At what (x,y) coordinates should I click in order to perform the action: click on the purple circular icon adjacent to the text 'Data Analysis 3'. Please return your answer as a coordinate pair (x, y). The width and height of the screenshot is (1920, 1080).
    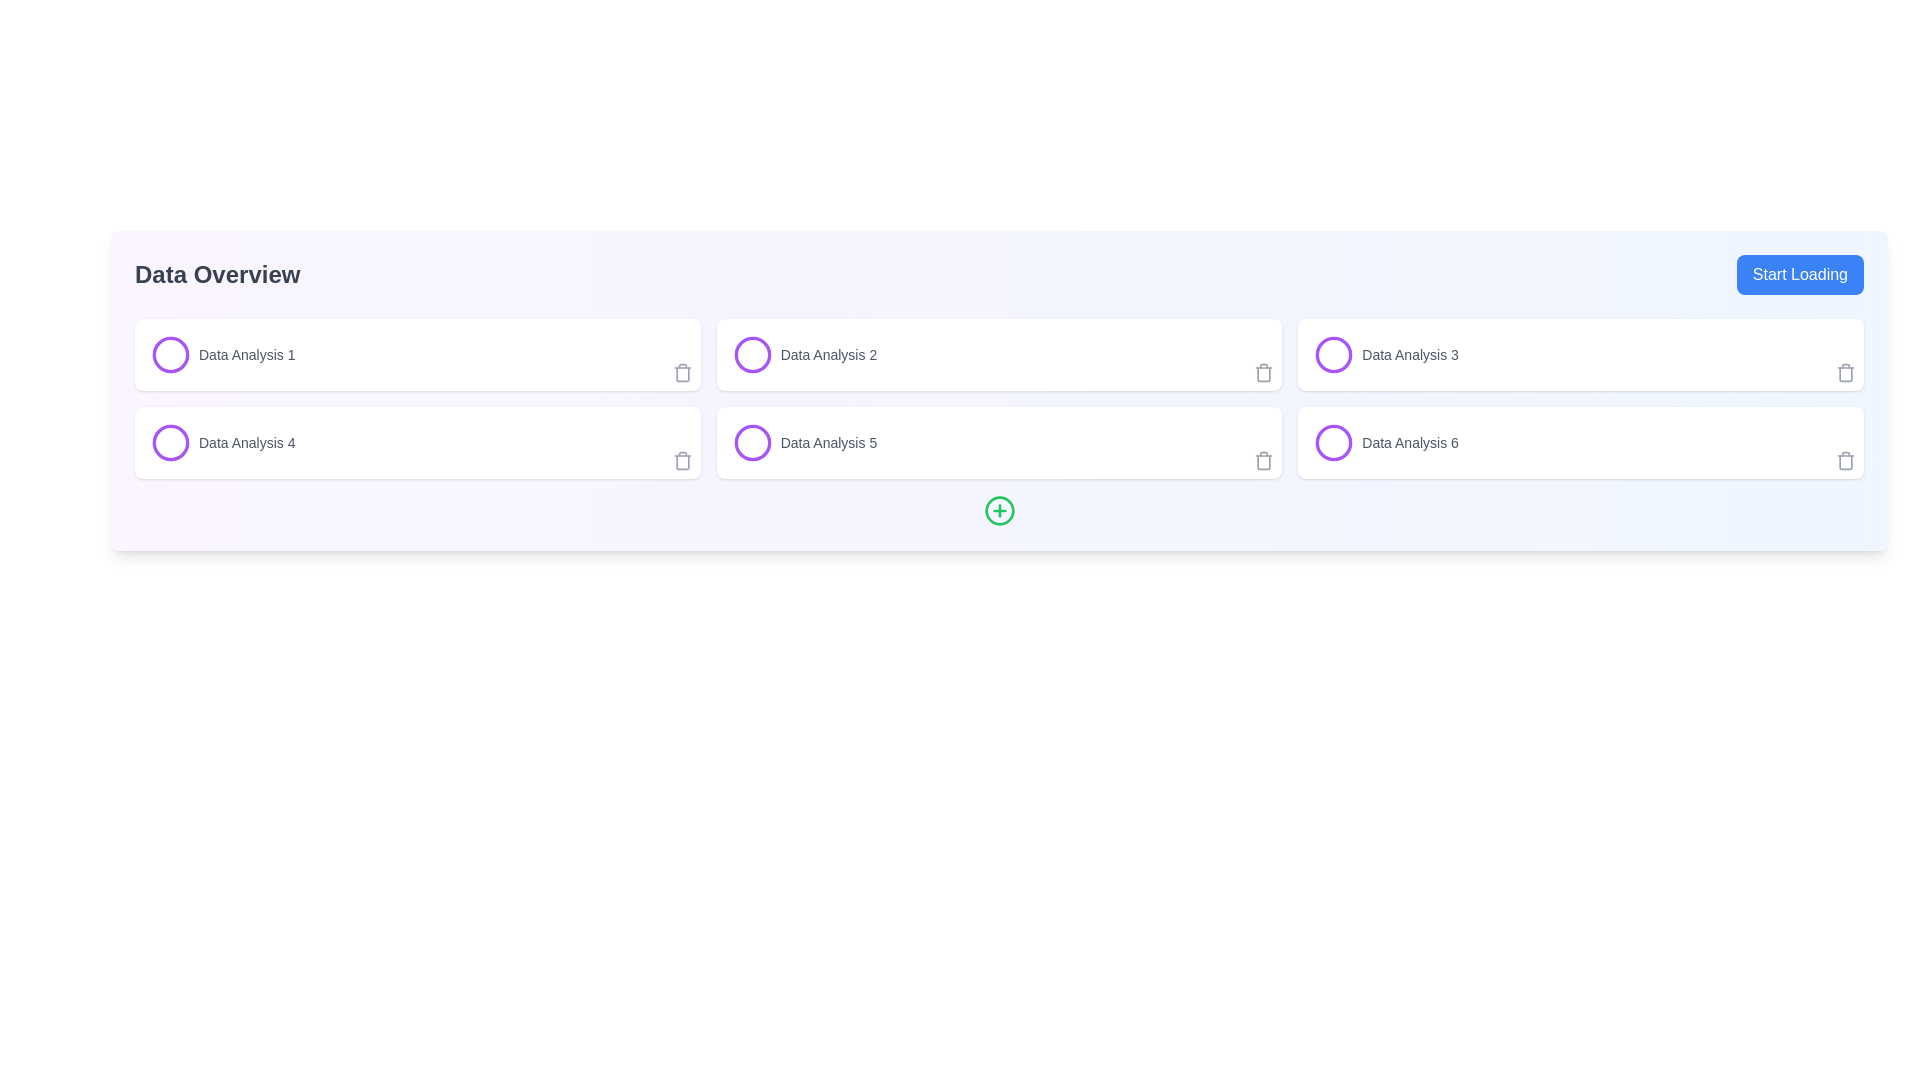
    Looking at the image, I should click on (1334, 353).